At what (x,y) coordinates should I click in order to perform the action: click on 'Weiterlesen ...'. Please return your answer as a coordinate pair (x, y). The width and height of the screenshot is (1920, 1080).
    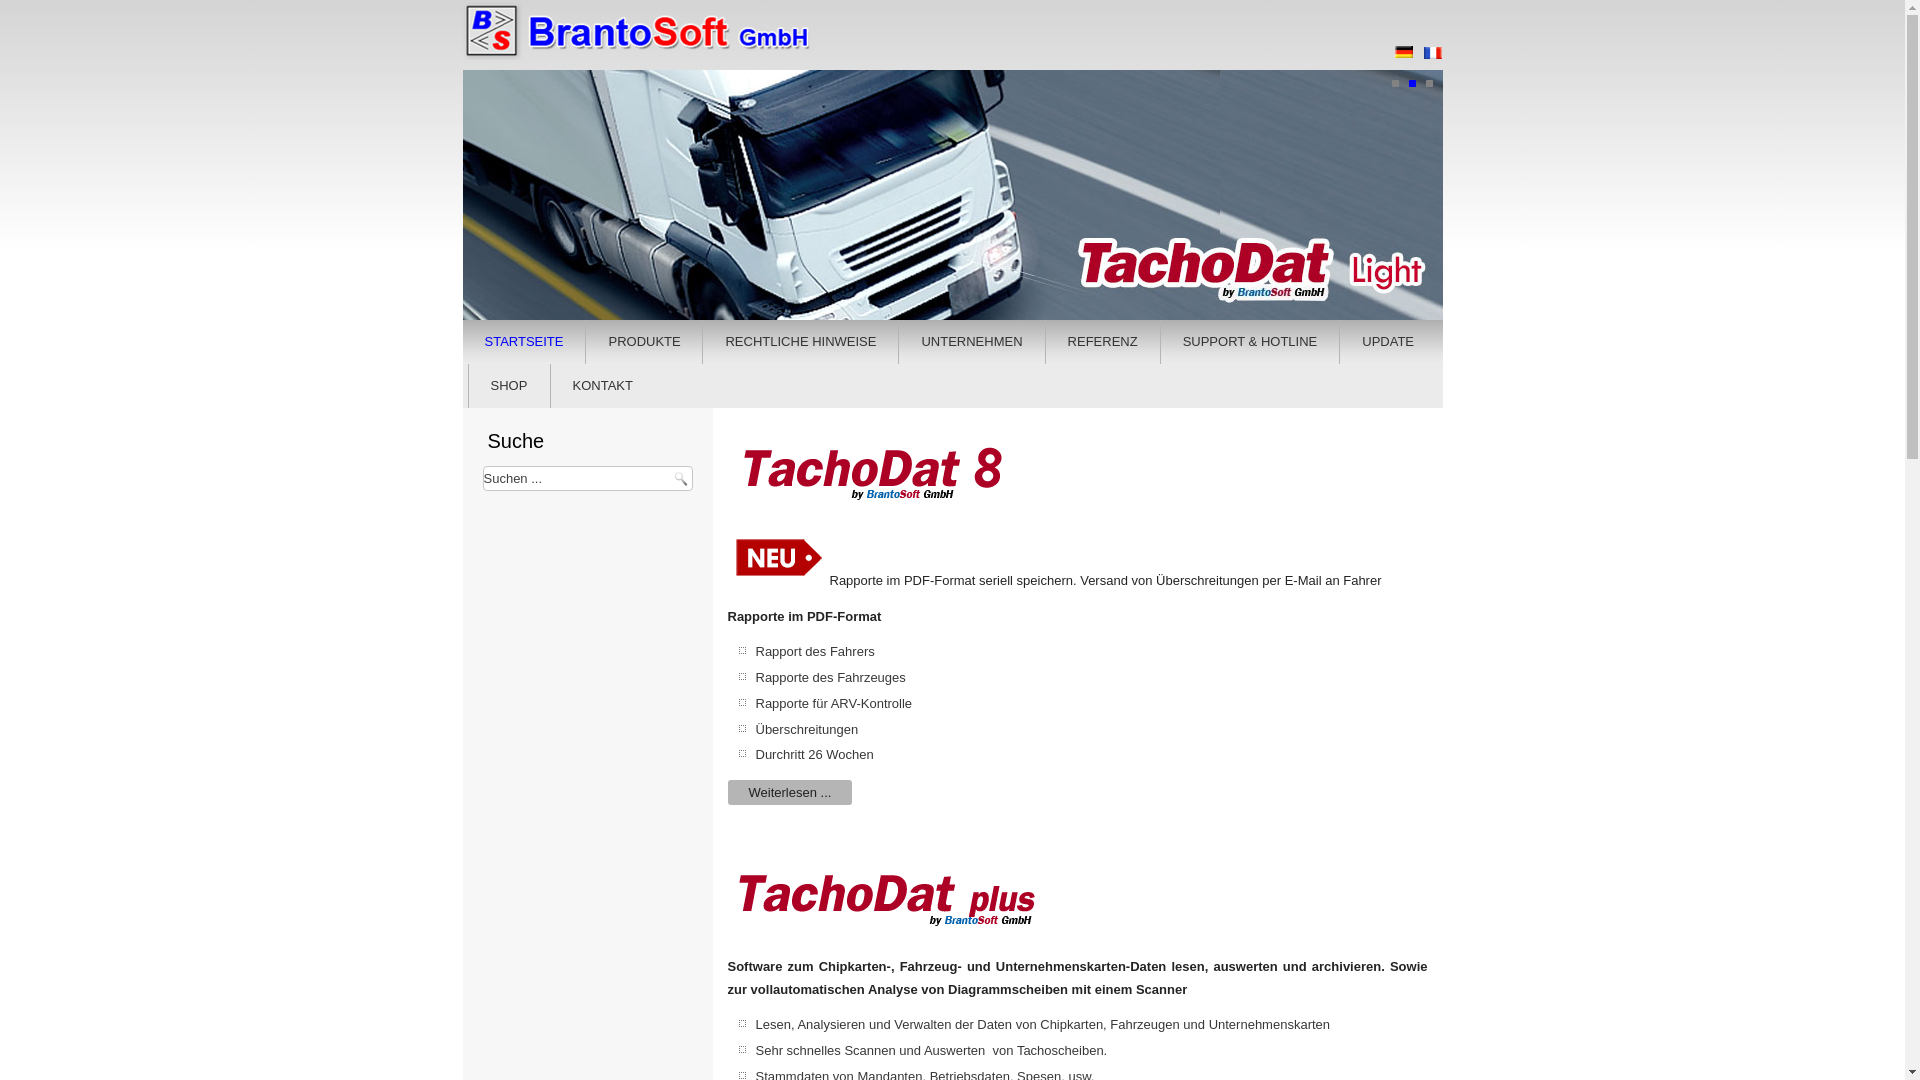
    Looking at the image, I should click on (789, 791).